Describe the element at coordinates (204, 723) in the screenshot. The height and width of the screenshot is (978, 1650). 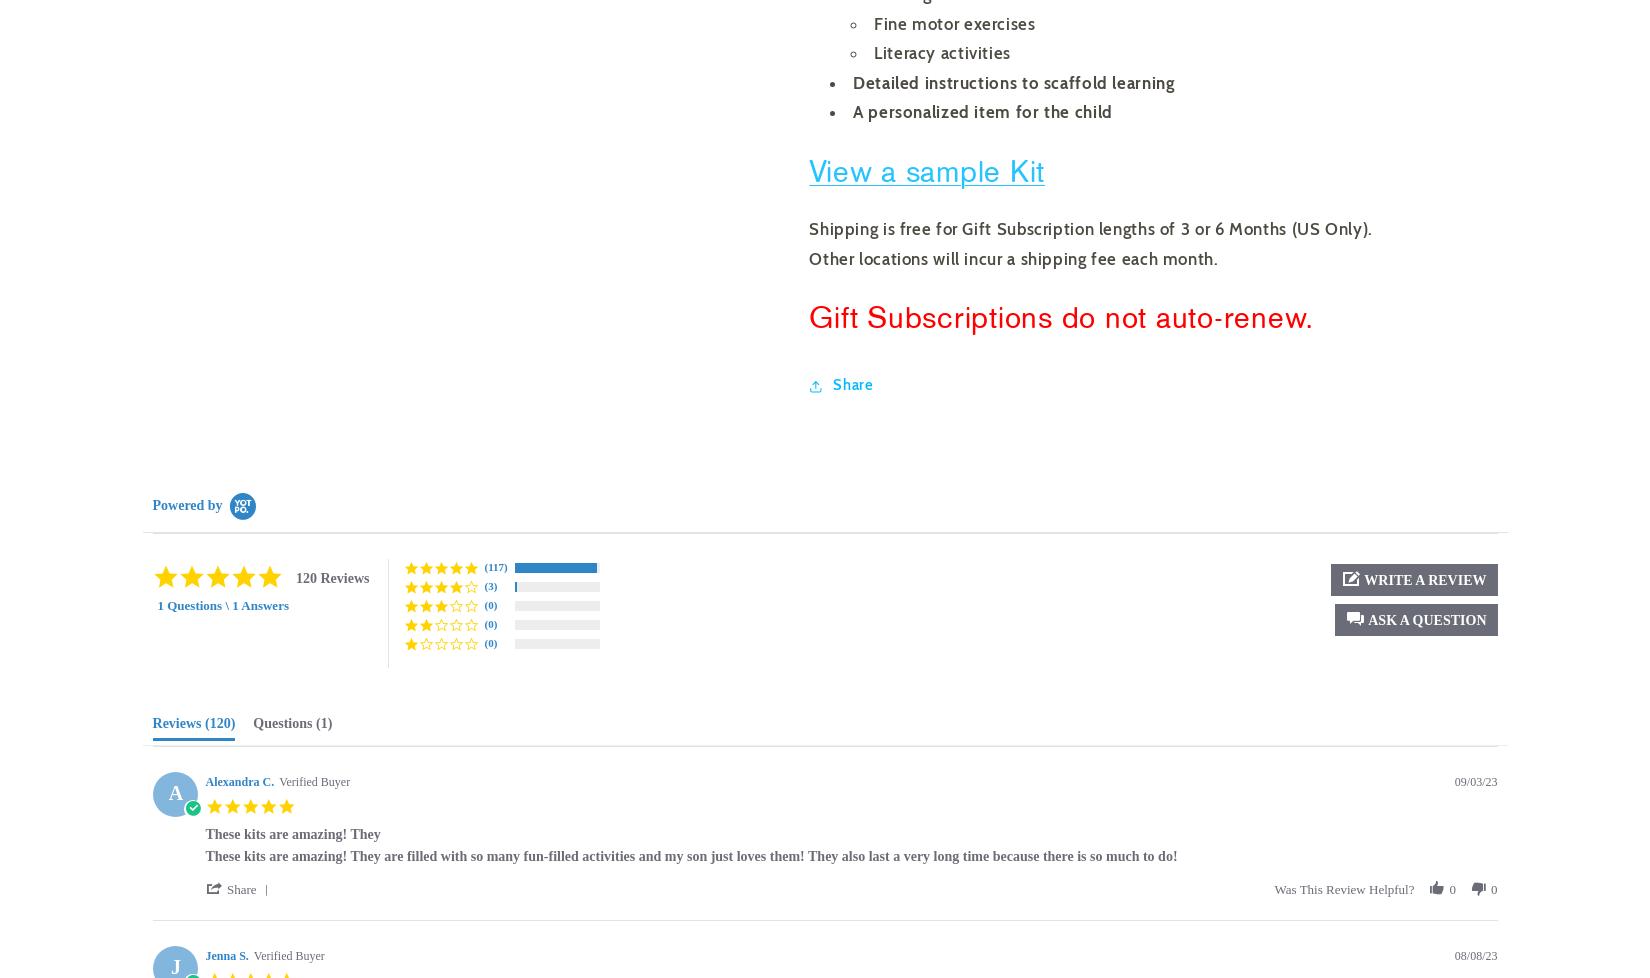
I see `'(120)'` at that location.